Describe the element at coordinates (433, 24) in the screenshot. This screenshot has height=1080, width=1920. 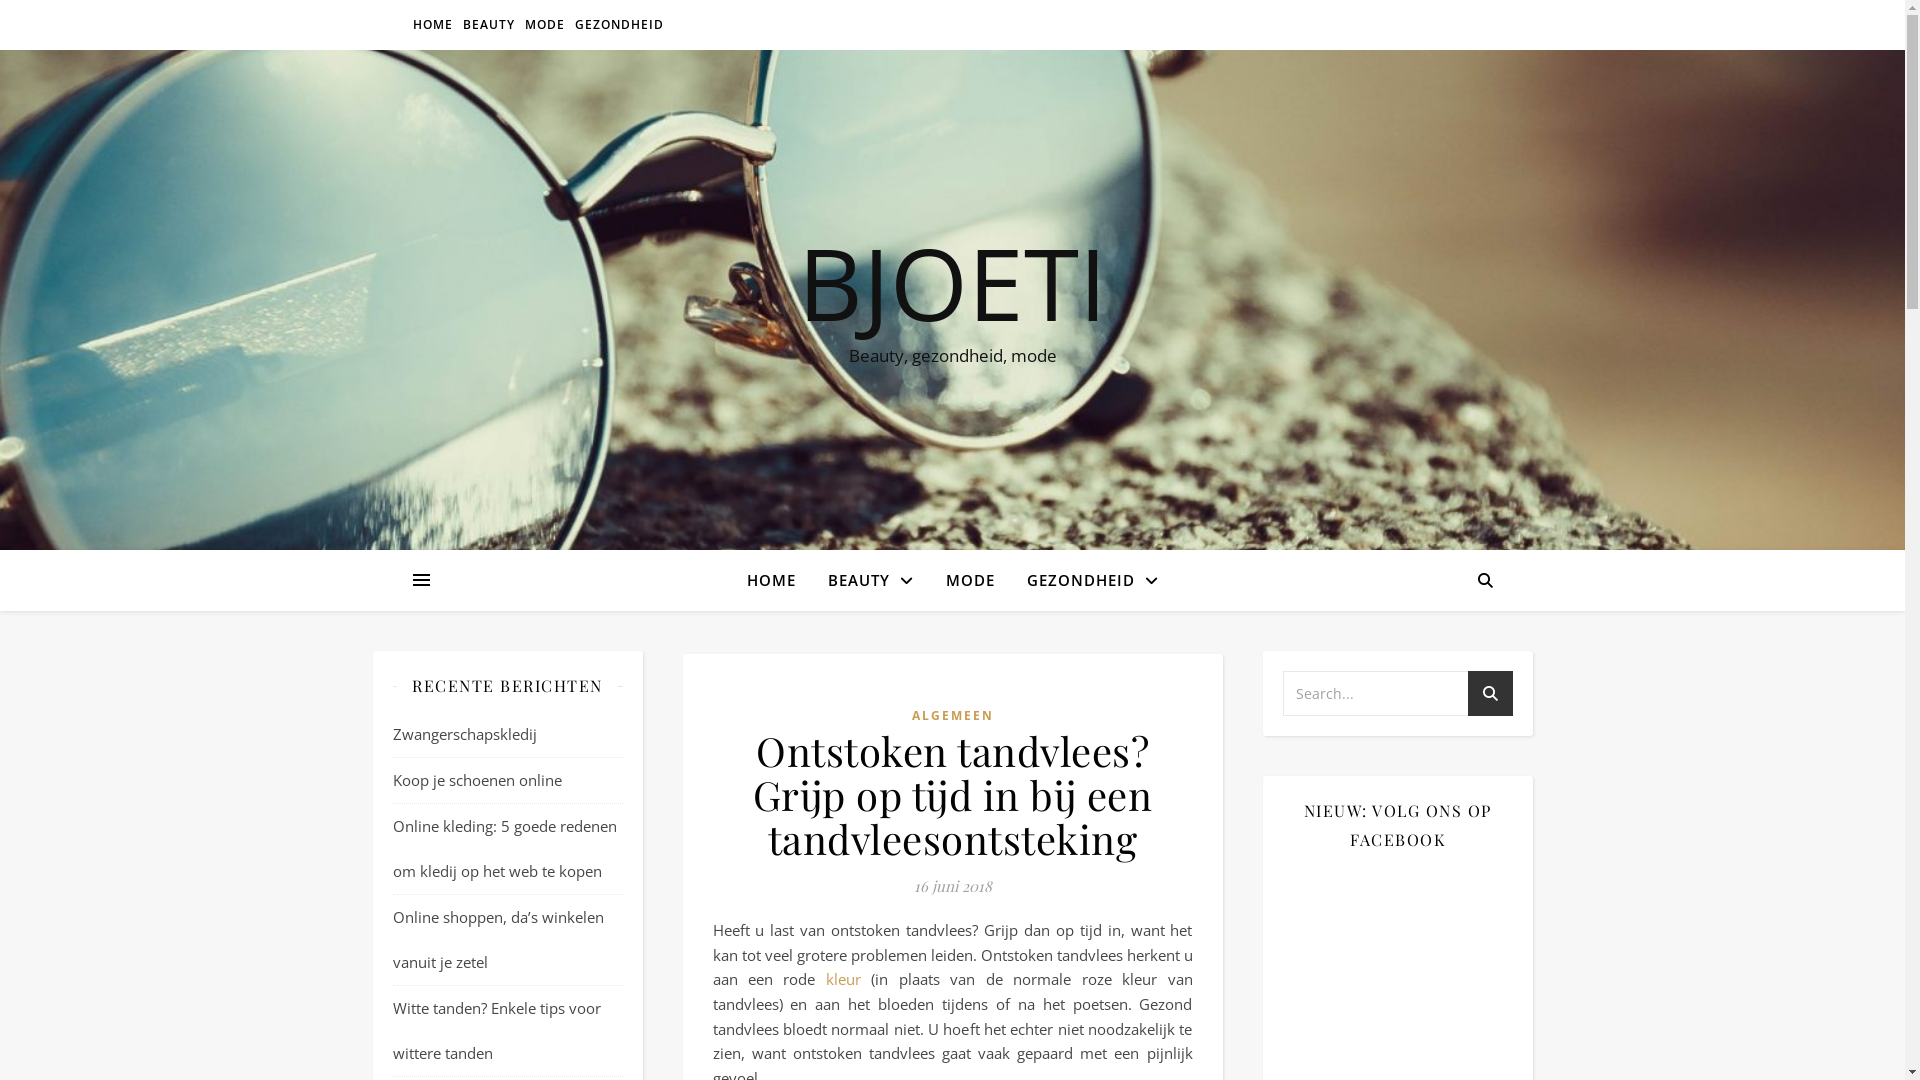
I see `'HOME'` at that location.